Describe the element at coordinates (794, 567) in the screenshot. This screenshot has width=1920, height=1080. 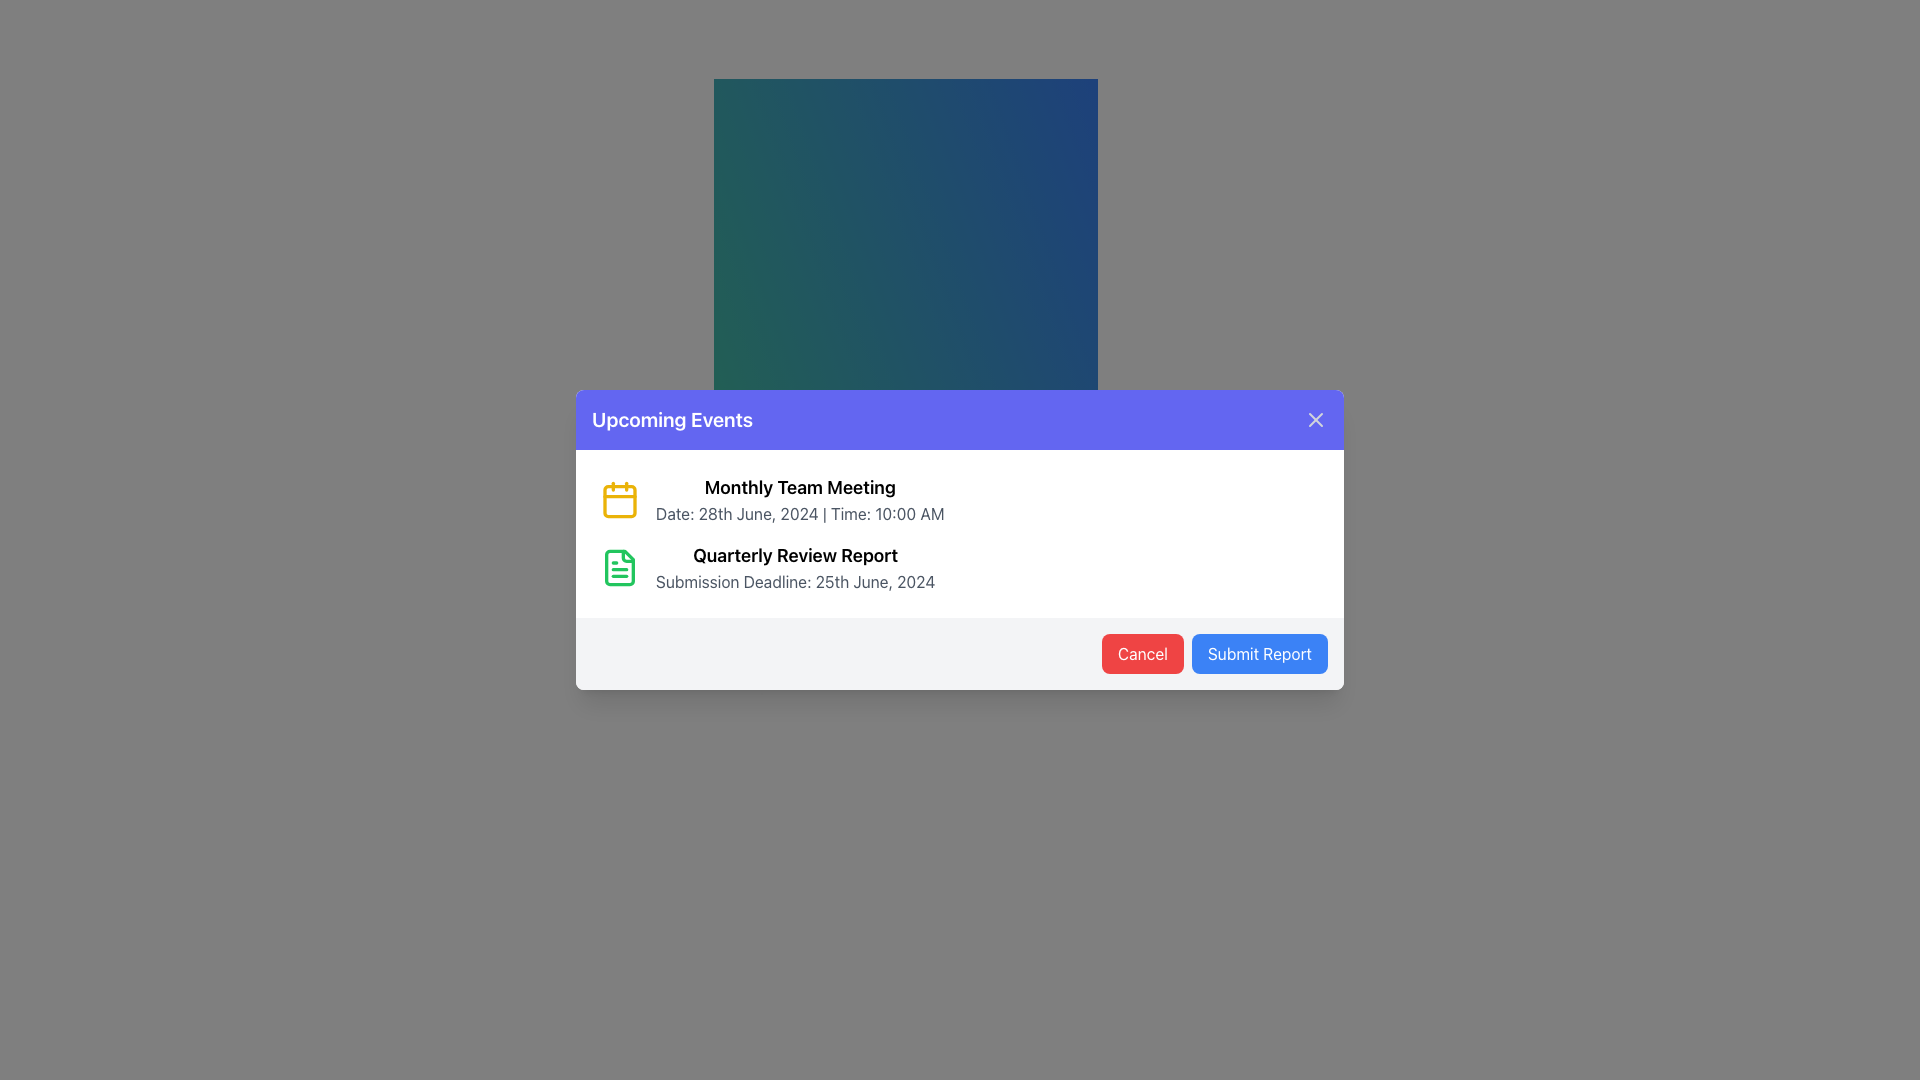
I see `the Informational Text element that displays 'Quarterly Review Report' and 'Submission Deadline: 25th June, 2024', located in the second list item of the 'Upcoming Events' dialog box` at that location.